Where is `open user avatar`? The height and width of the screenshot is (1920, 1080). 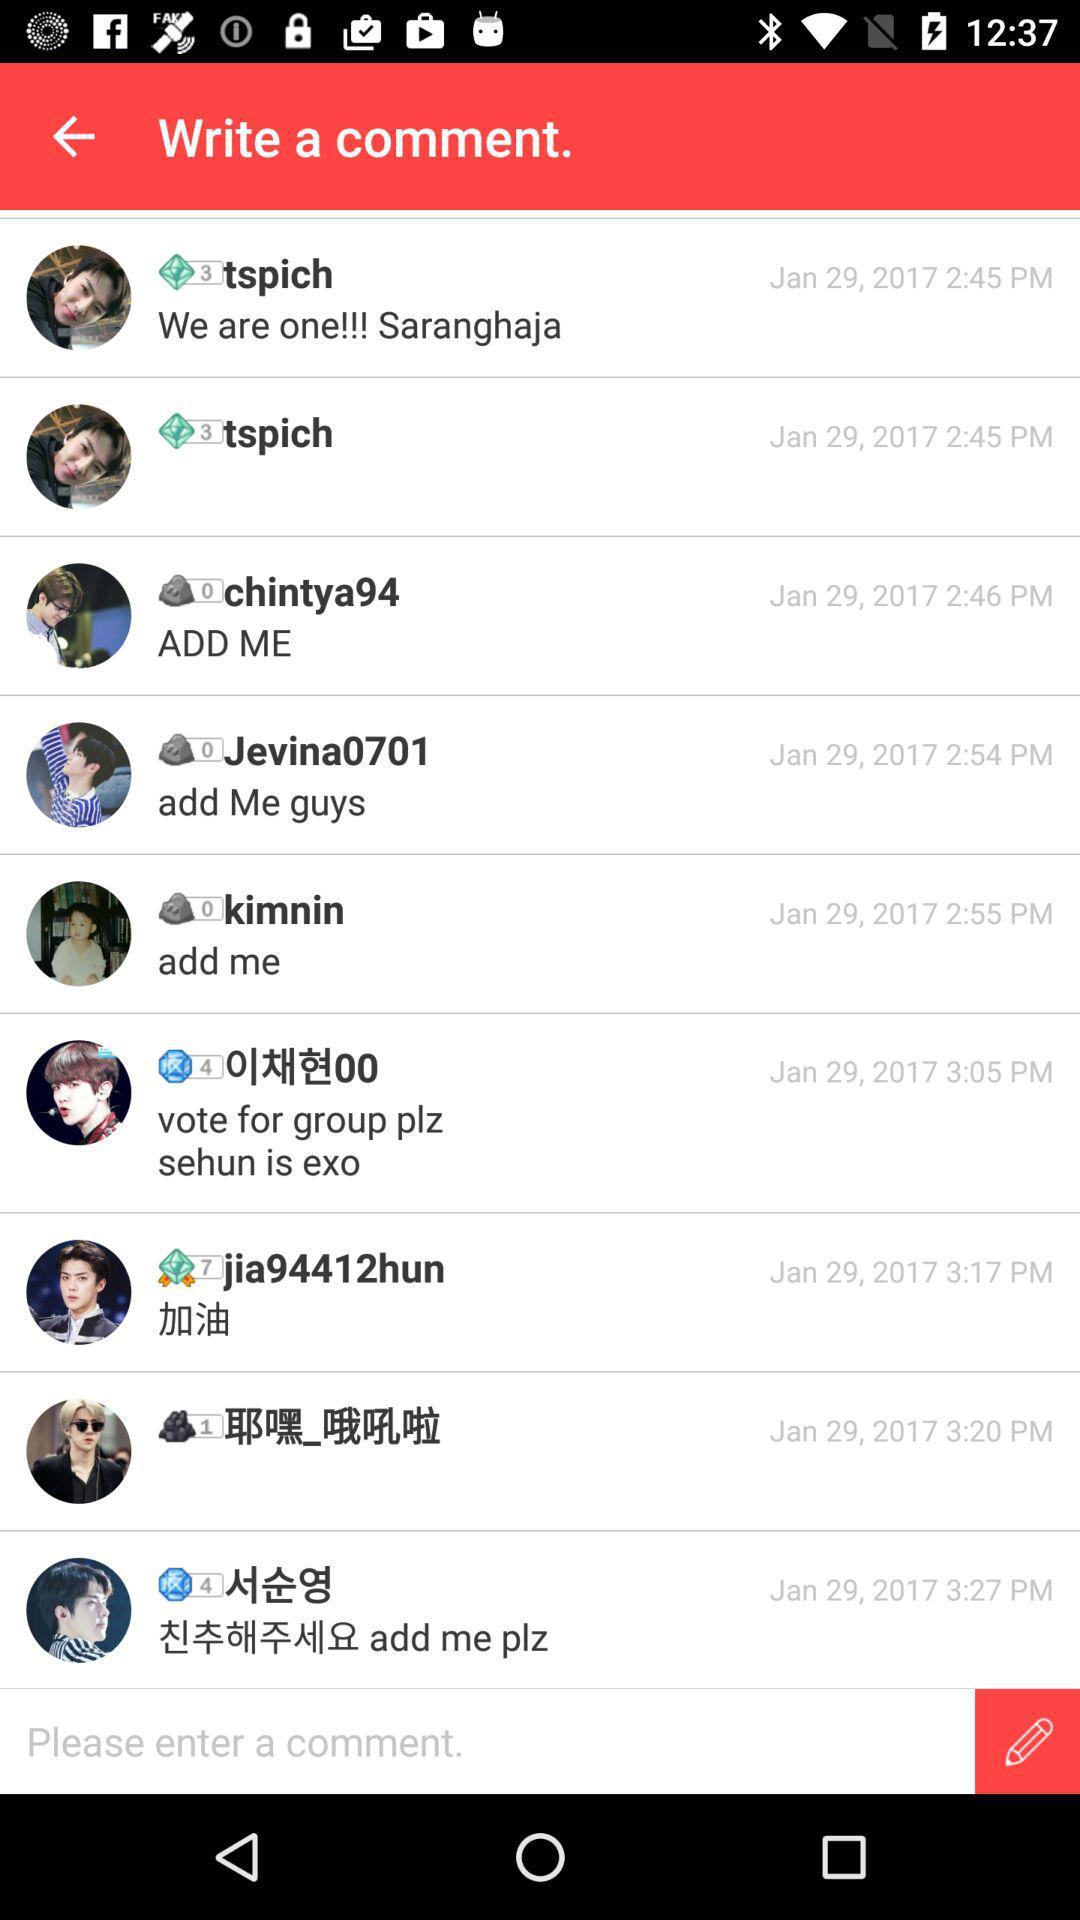
open user avatar is located at coordinates (77, 1292).